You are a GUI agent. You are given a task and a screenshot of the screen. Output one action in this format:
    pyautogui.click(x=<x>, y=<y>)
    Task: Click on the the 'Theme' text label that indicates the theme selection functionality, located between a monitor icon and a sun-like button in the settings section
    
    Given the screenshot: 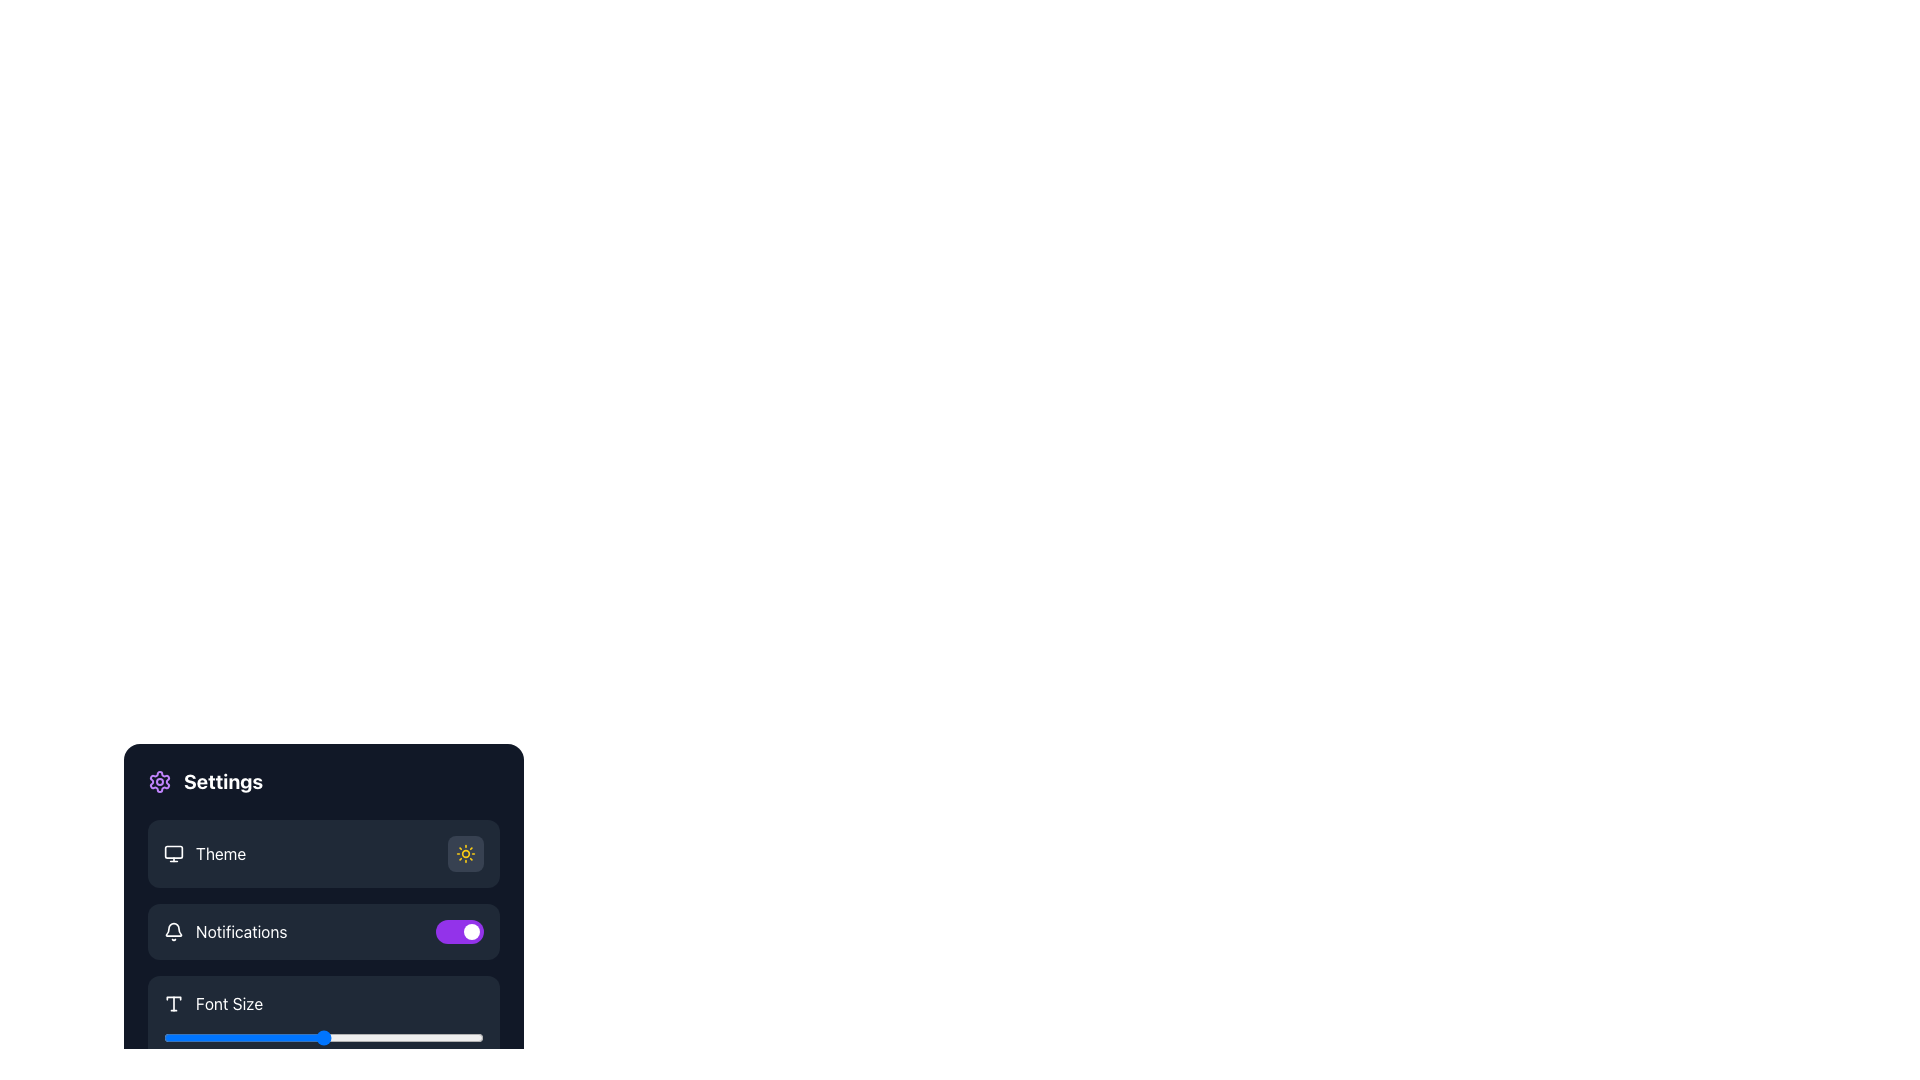 What is the action you would take?
    pyautogui.click(x=221, y=853)
    